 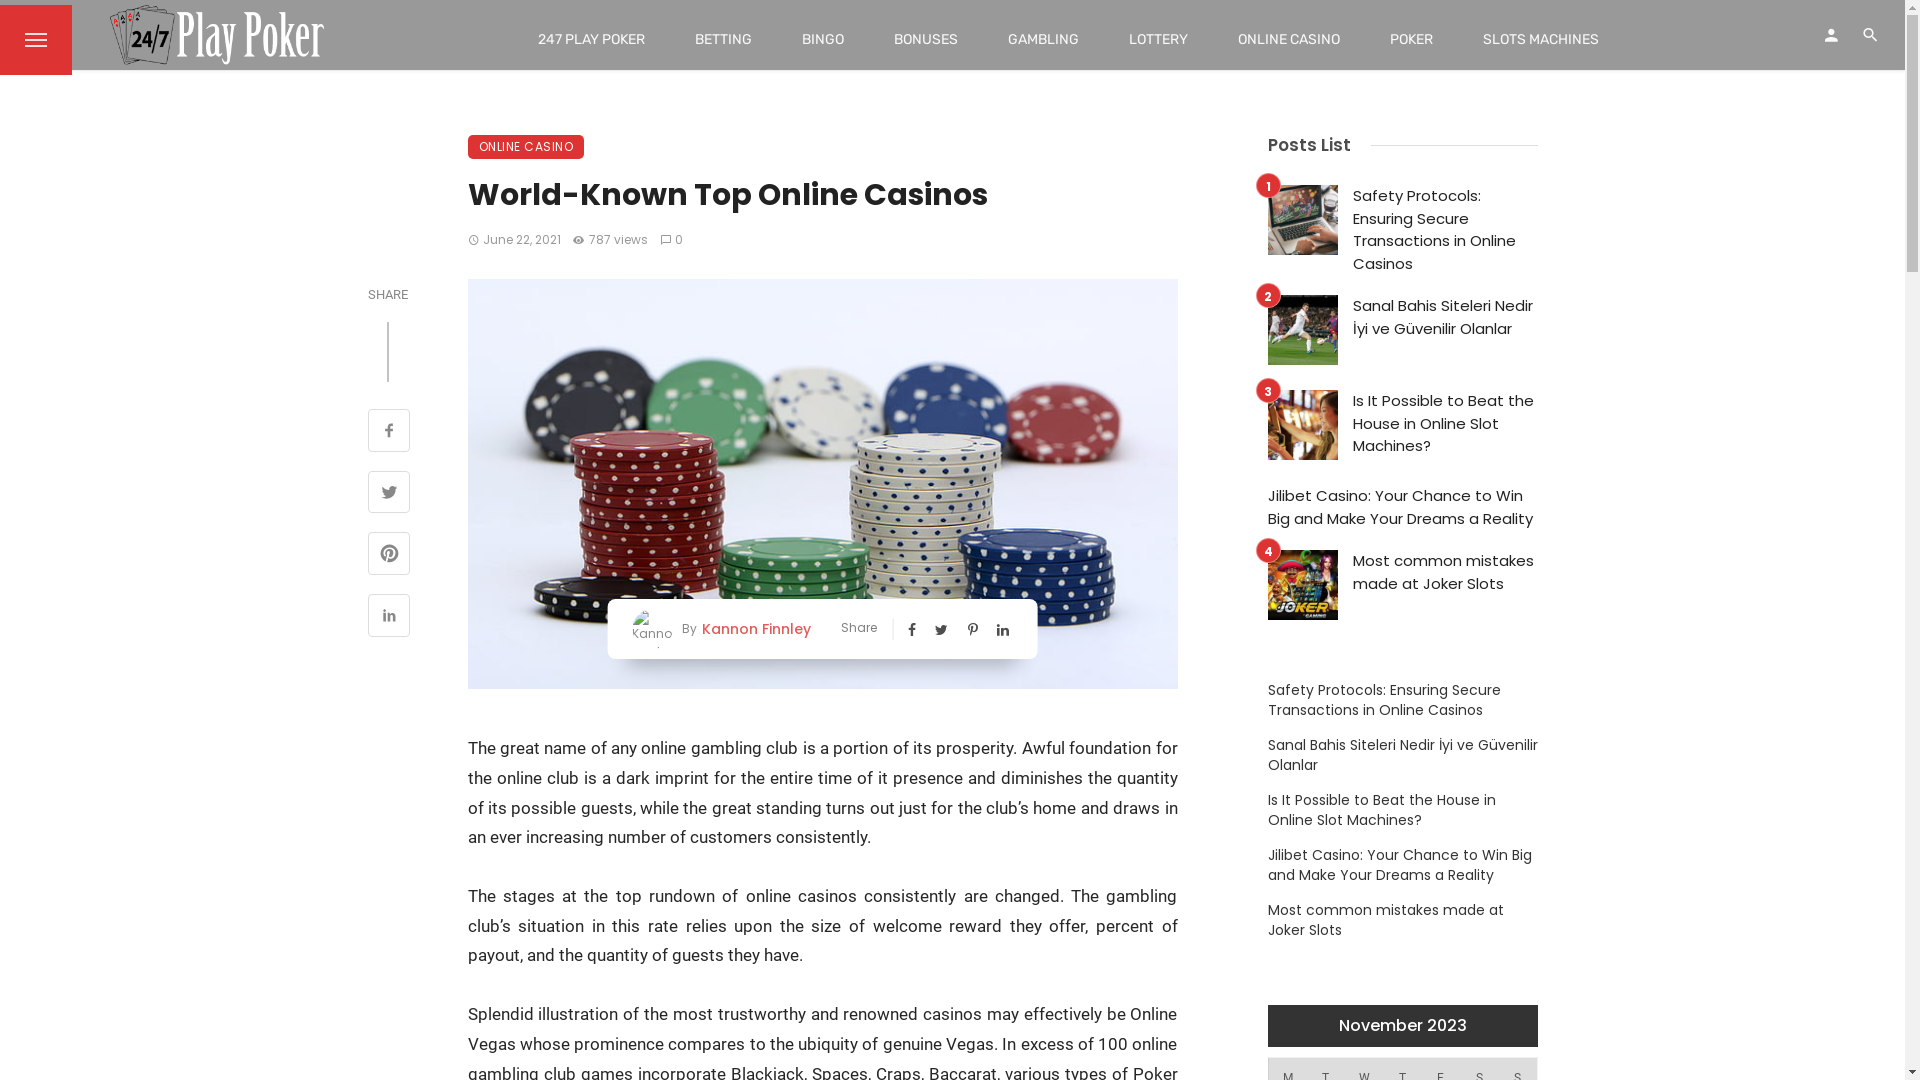 I want to click on '0', so click(x=672, y=238).